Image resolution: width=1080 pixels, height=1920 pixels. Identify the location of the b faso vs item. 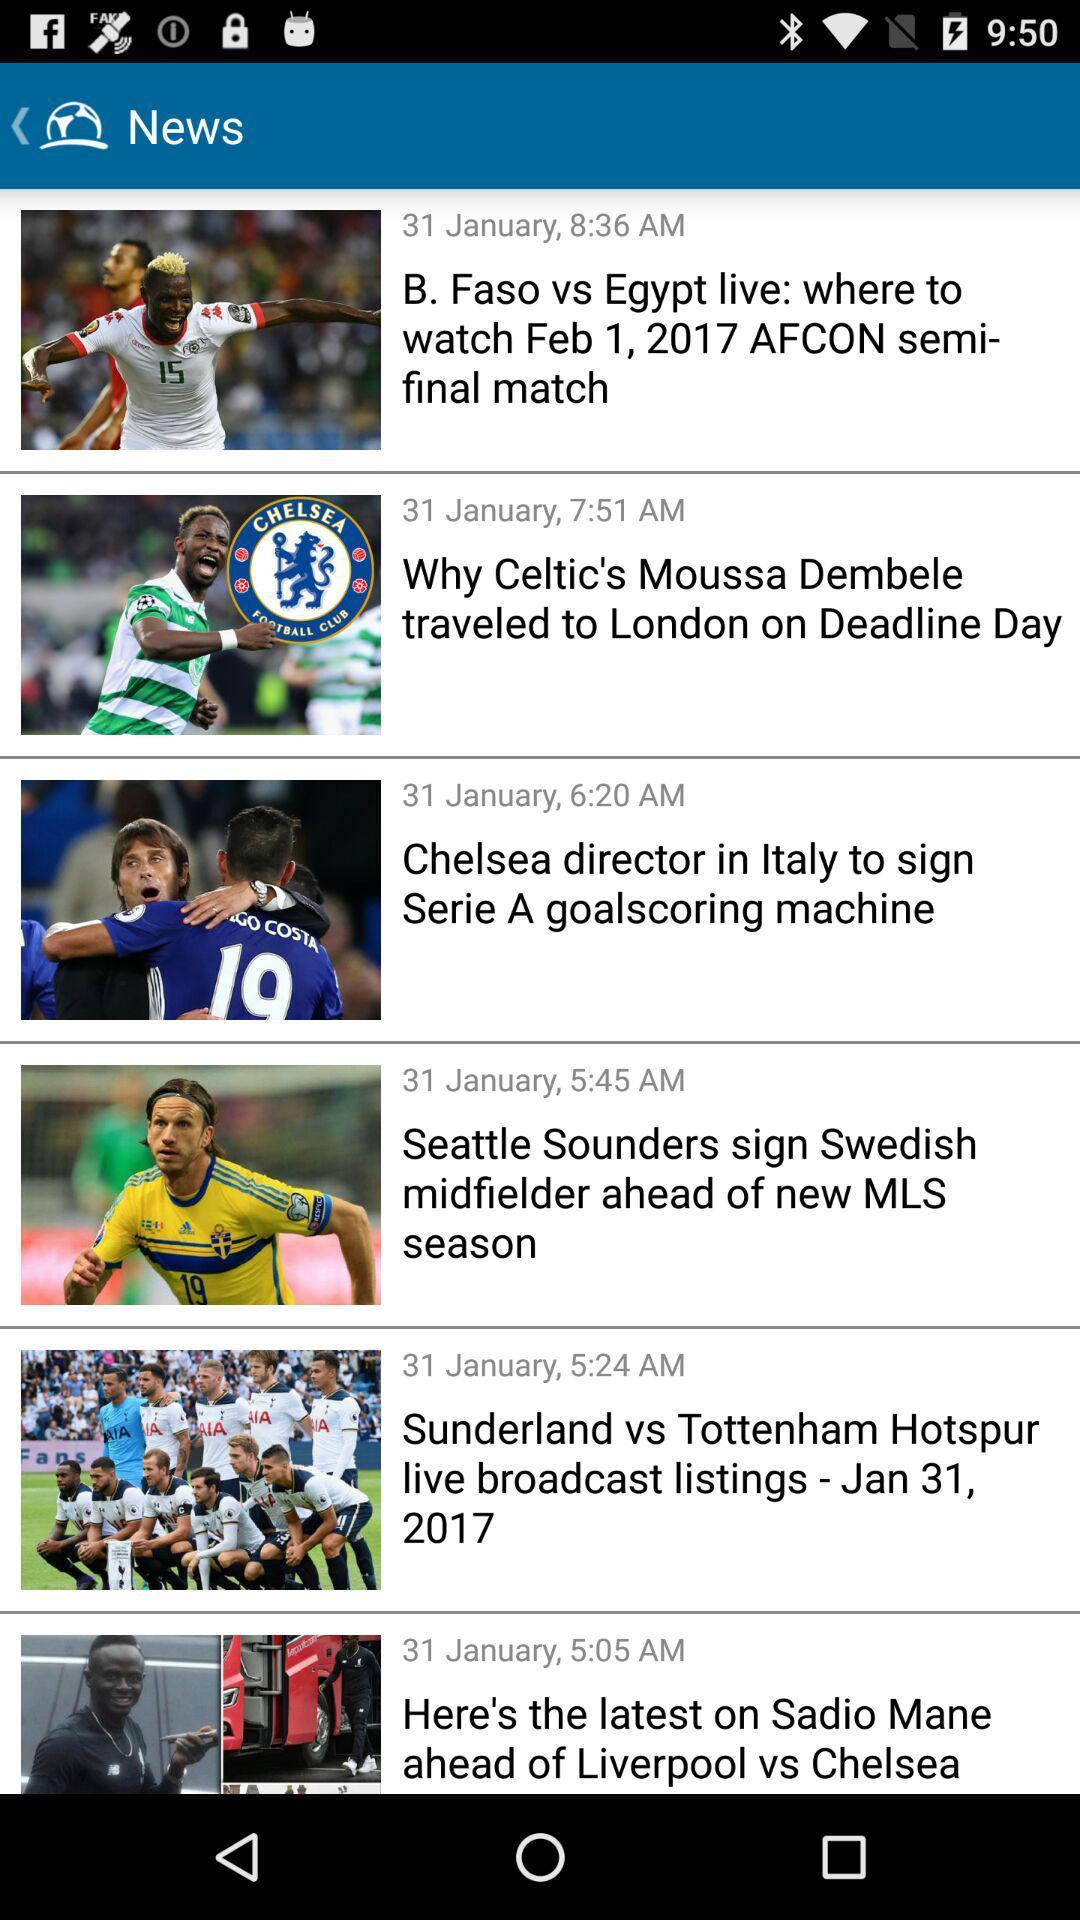
(734, 336).